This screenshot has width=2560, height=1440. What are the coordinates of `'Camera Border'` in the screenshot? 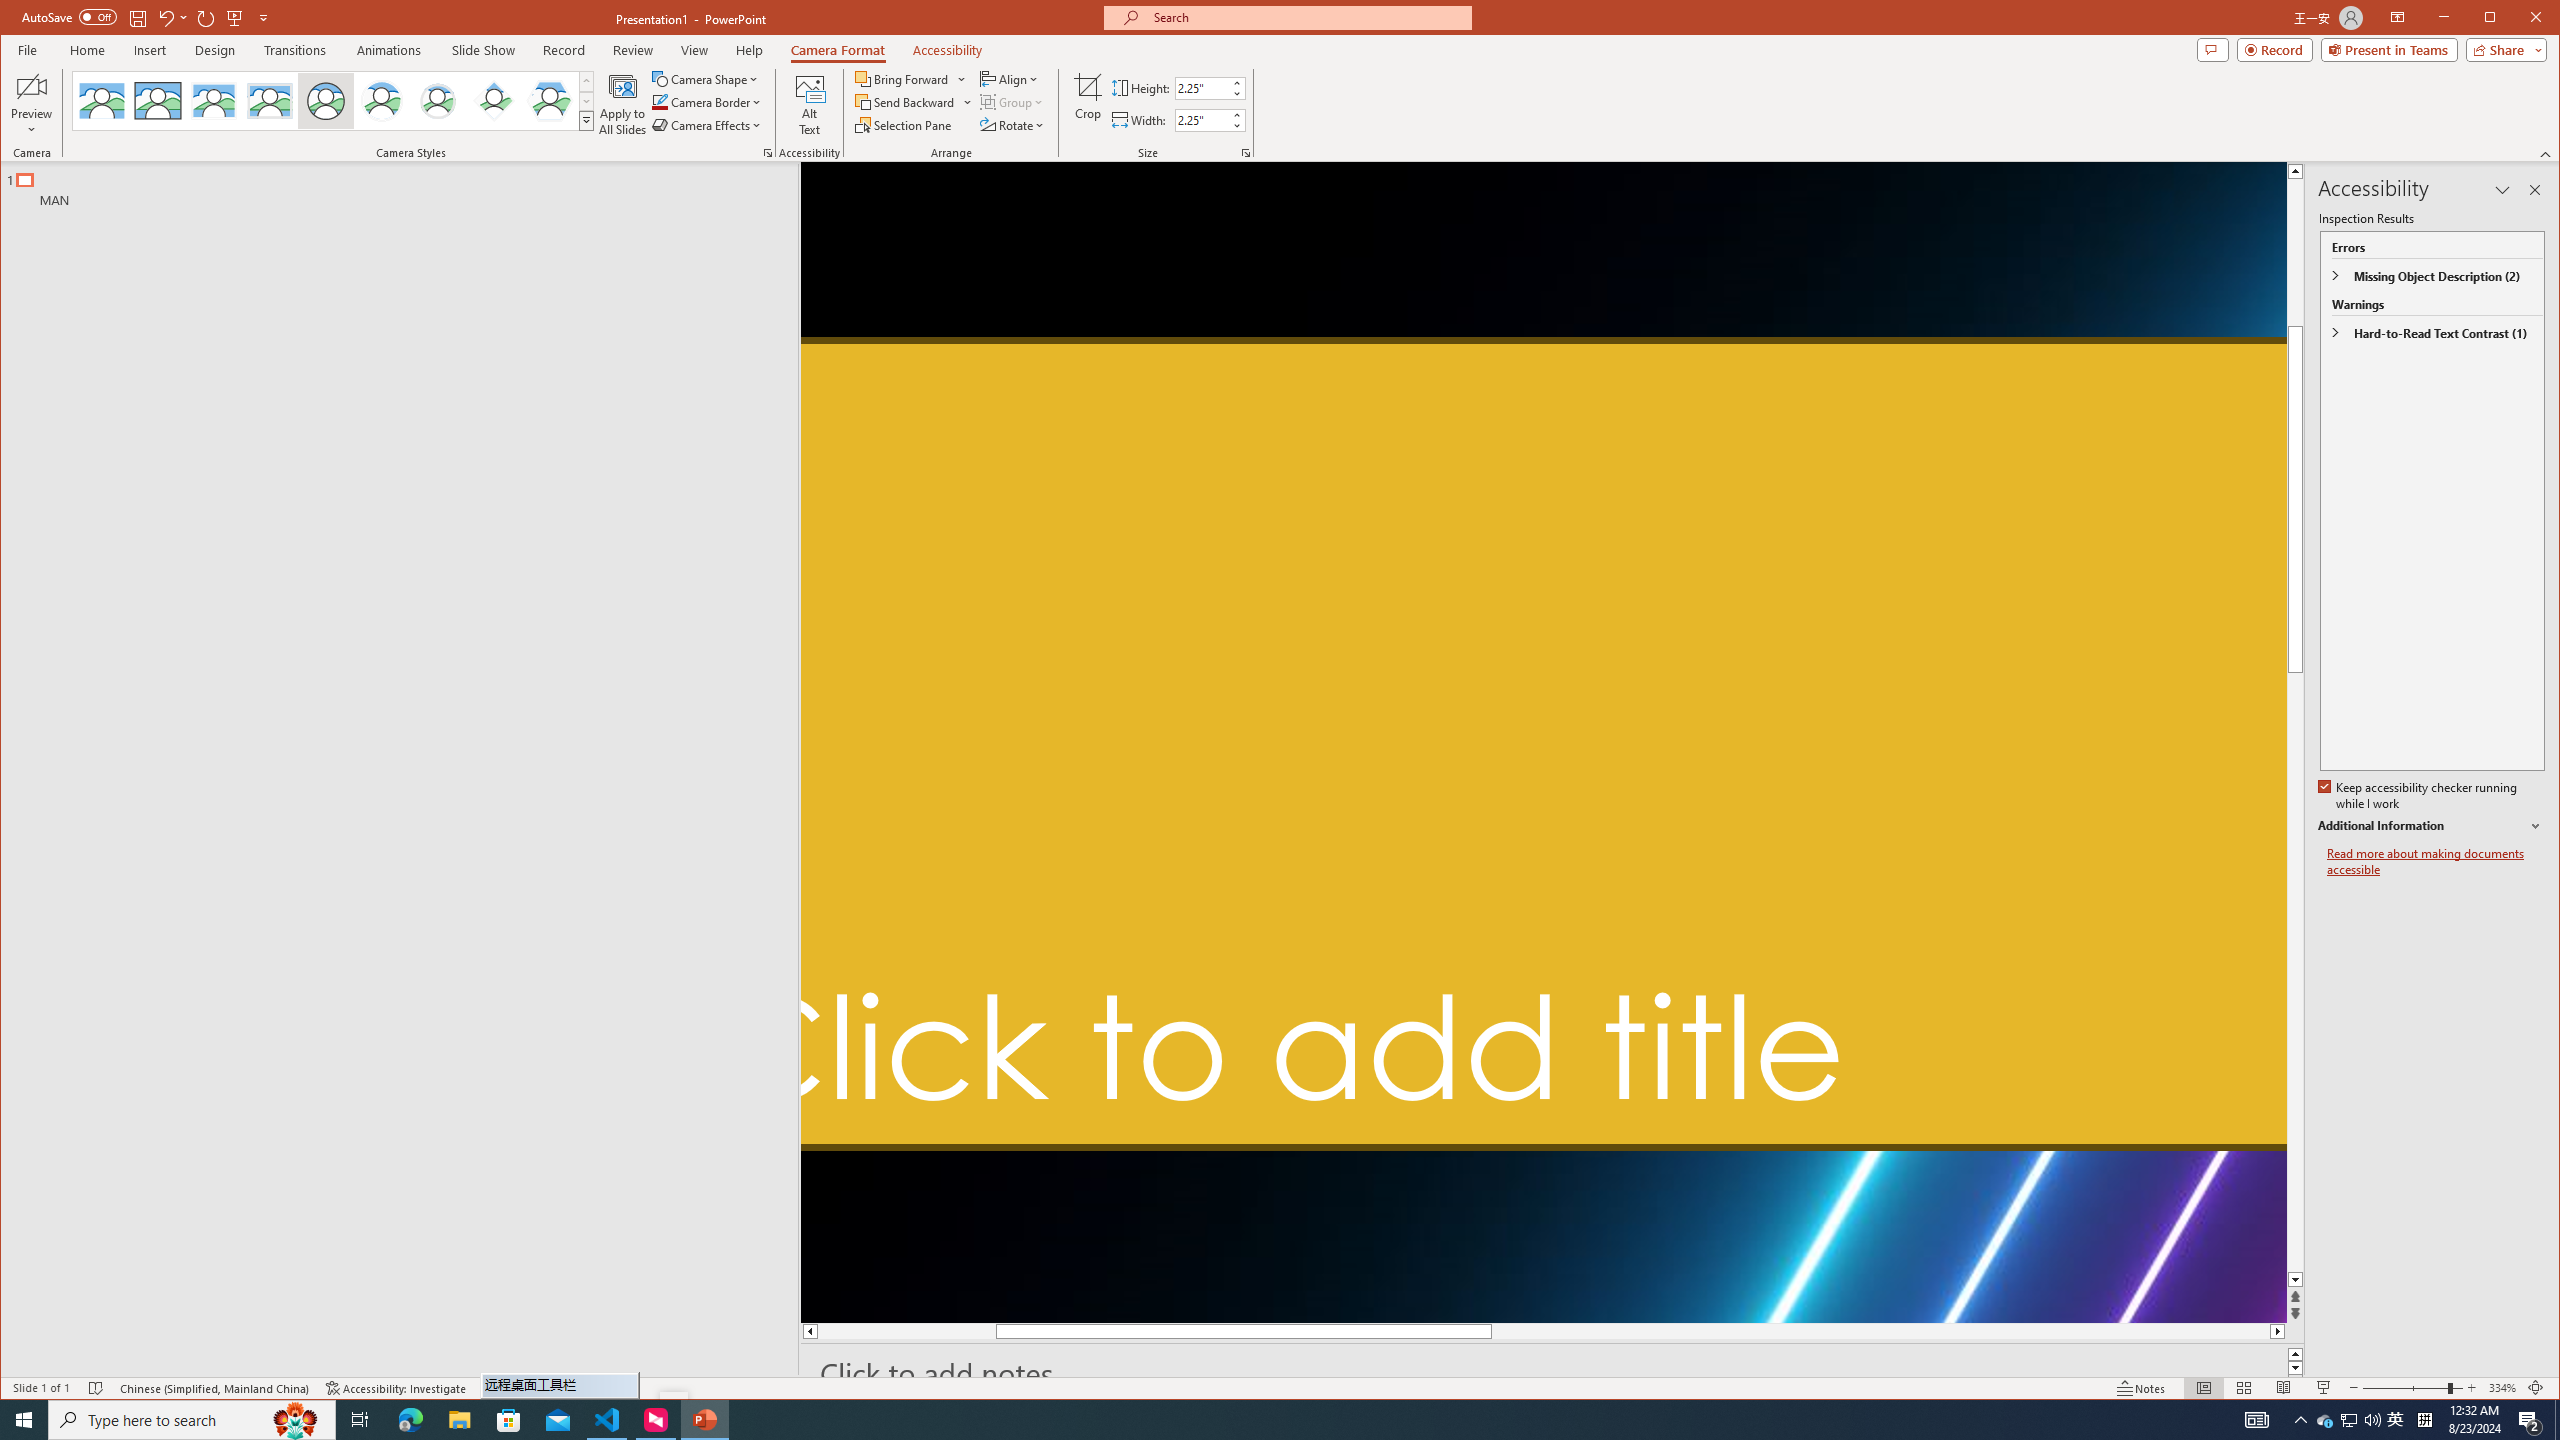 It's located at (706, 102).